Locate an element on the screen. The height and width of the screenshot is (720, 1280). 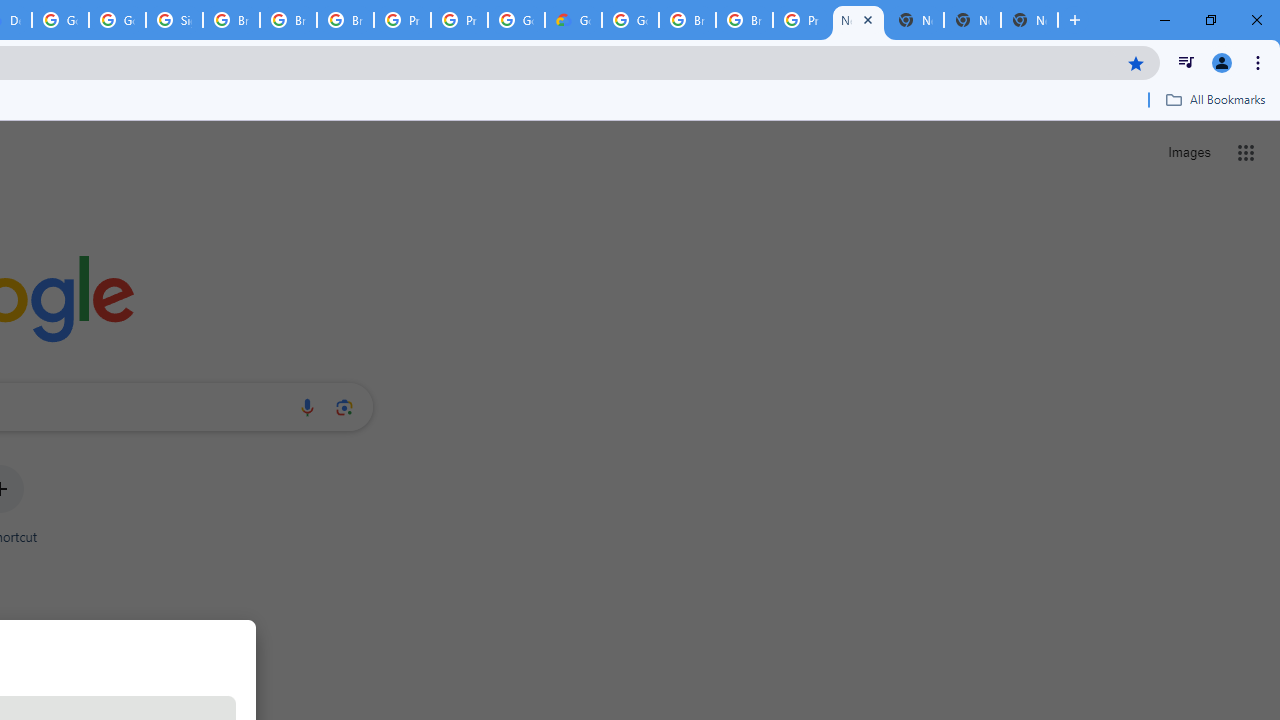
'Browse Chrome as a guest - Computer - Google Chrome Help' is located at coordinates (231, 20).